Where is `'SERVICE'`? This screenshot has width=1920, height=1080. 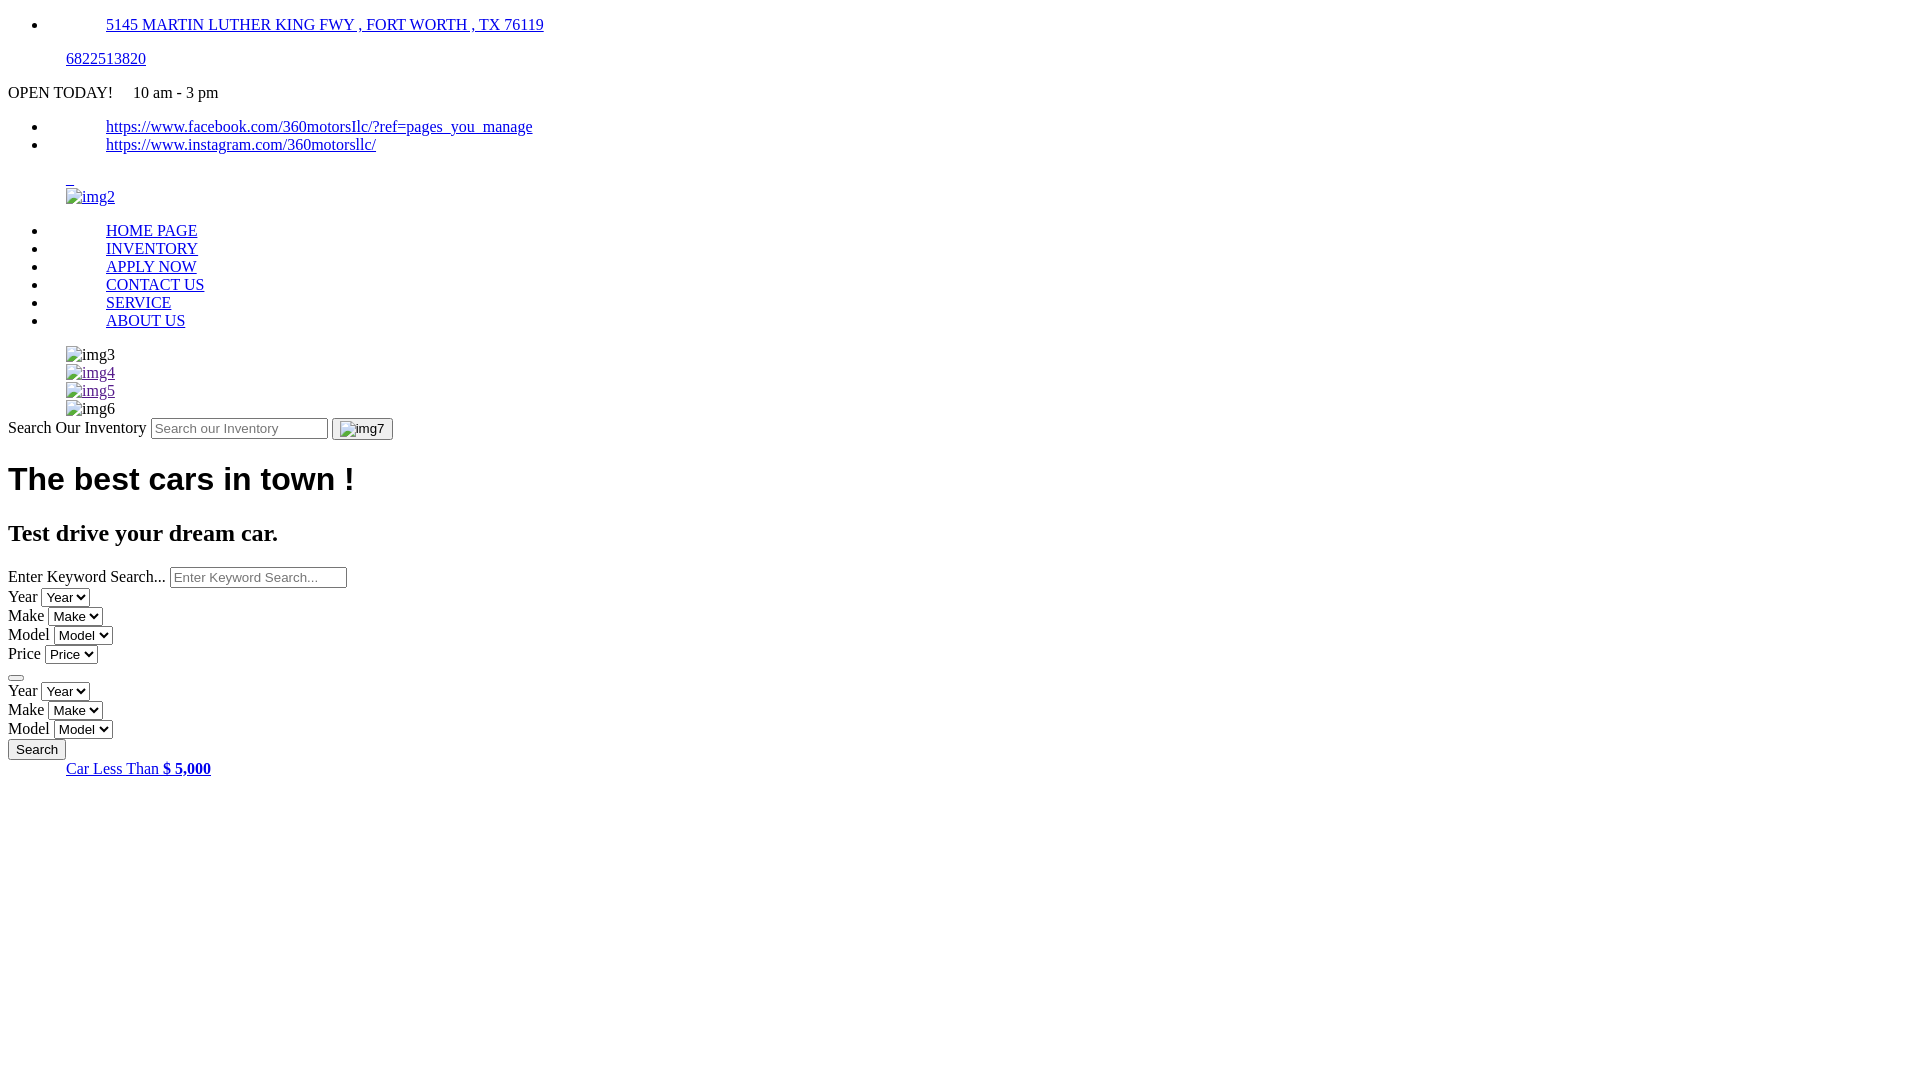
'SERVICE' is located at coordinates (137, 302).